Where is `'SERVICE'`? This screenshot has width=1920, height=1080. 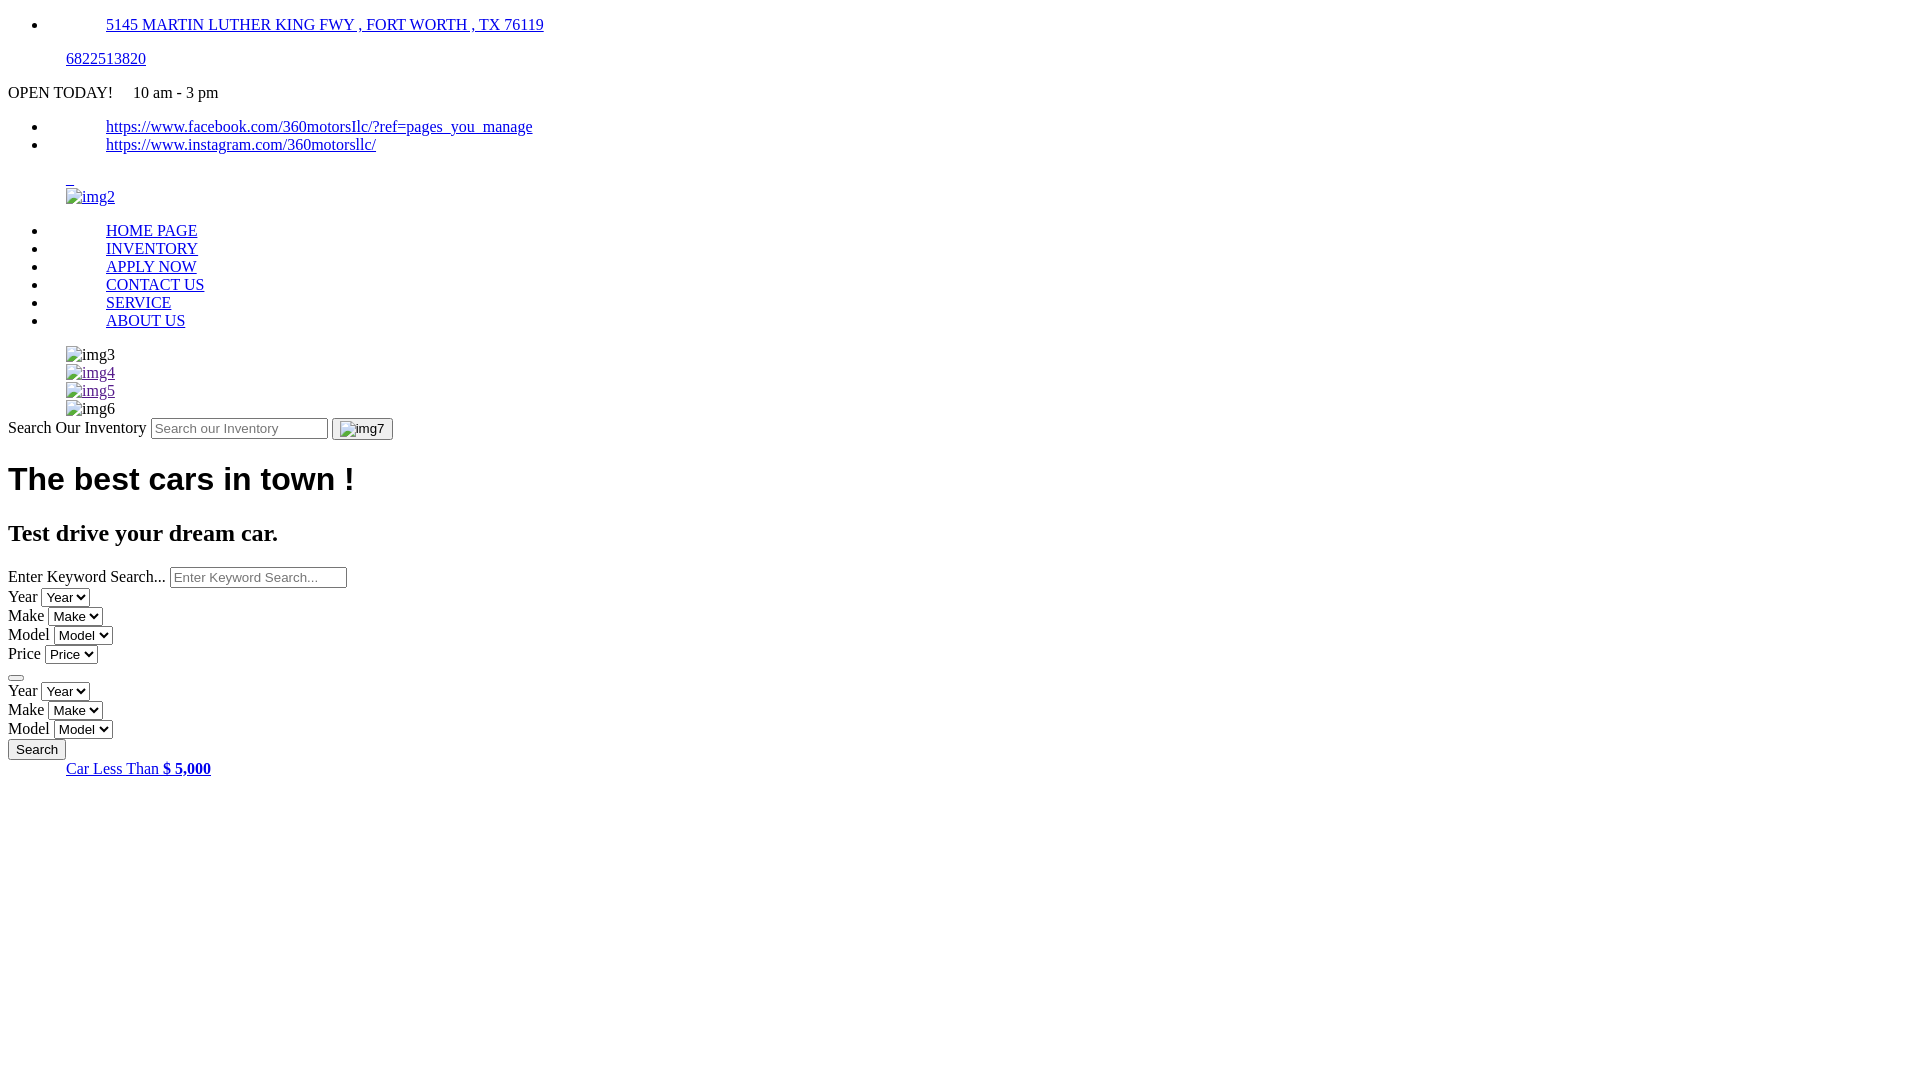
'SERVICE' is located at coordinates (137, 302).